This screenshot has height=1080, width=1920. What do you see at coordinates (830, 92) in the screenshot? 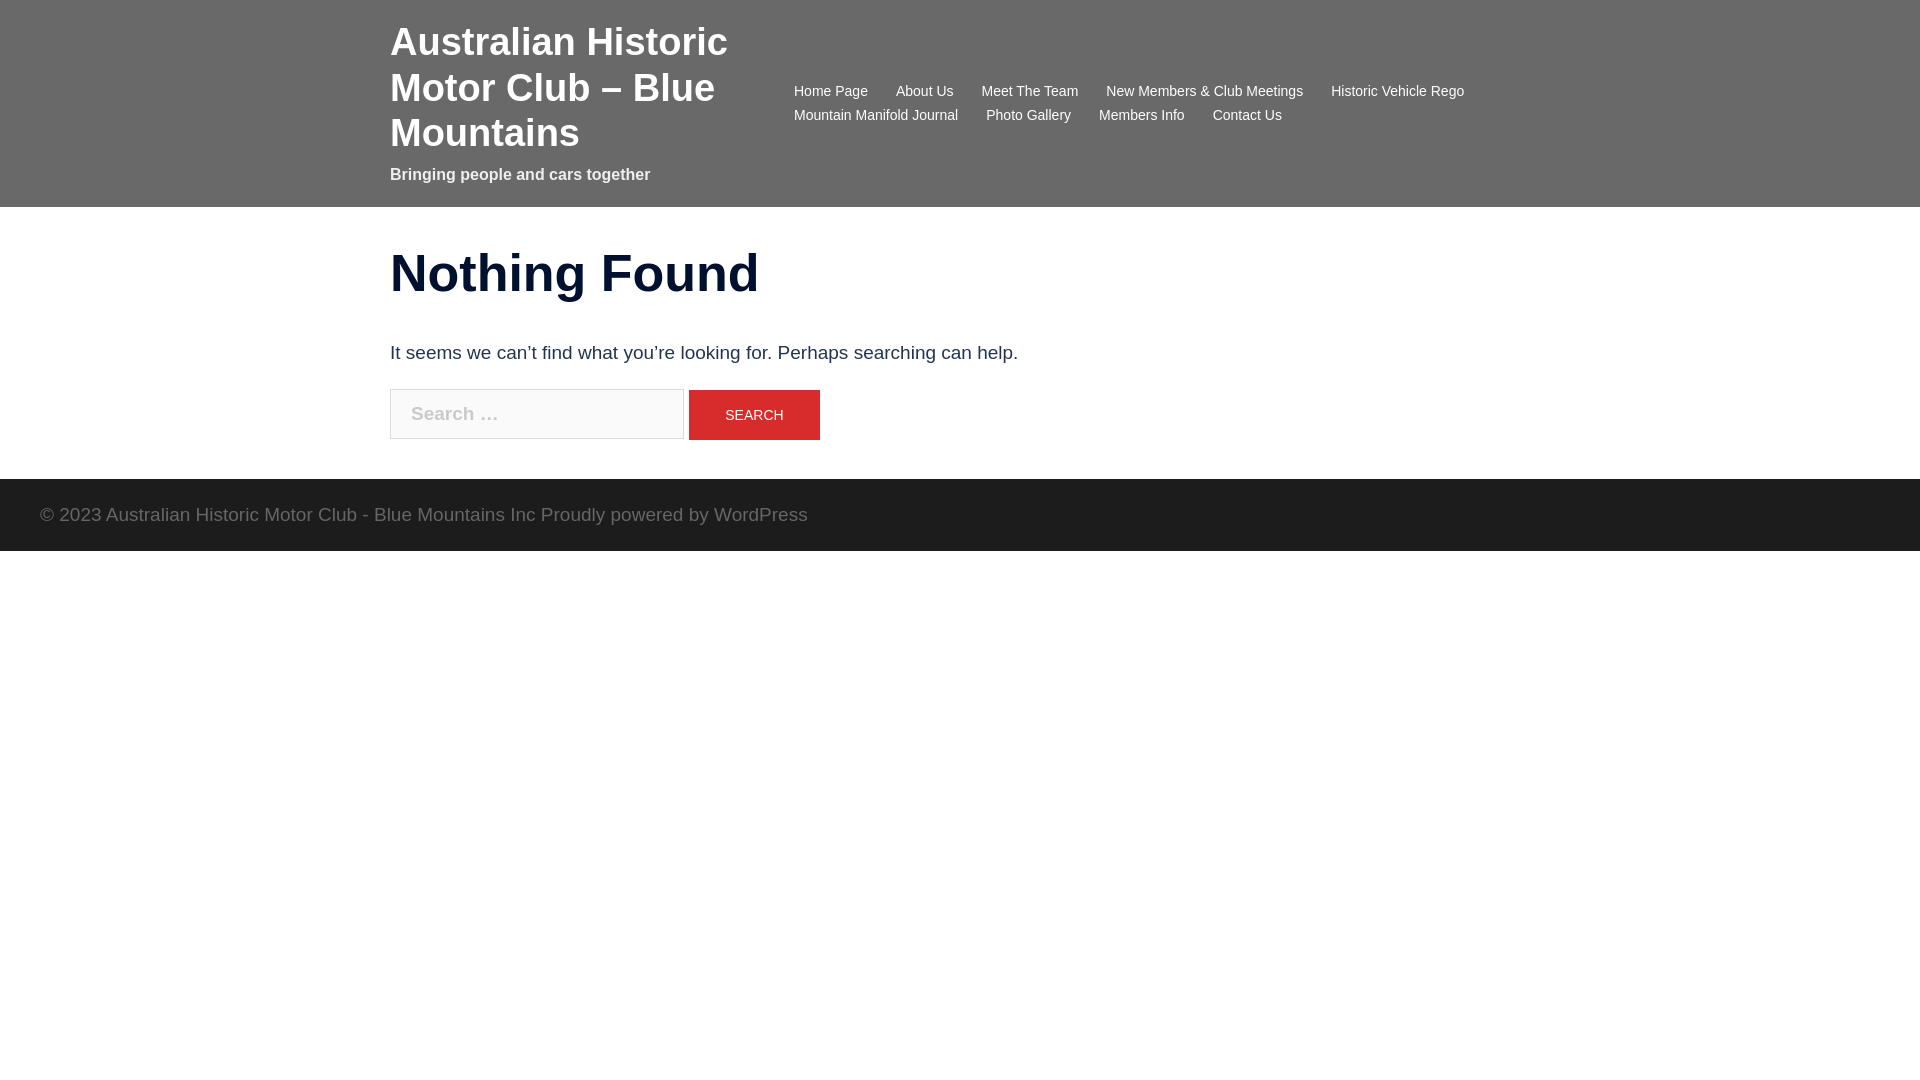
I see `'Home Page'` at bounding box center [830, 92].